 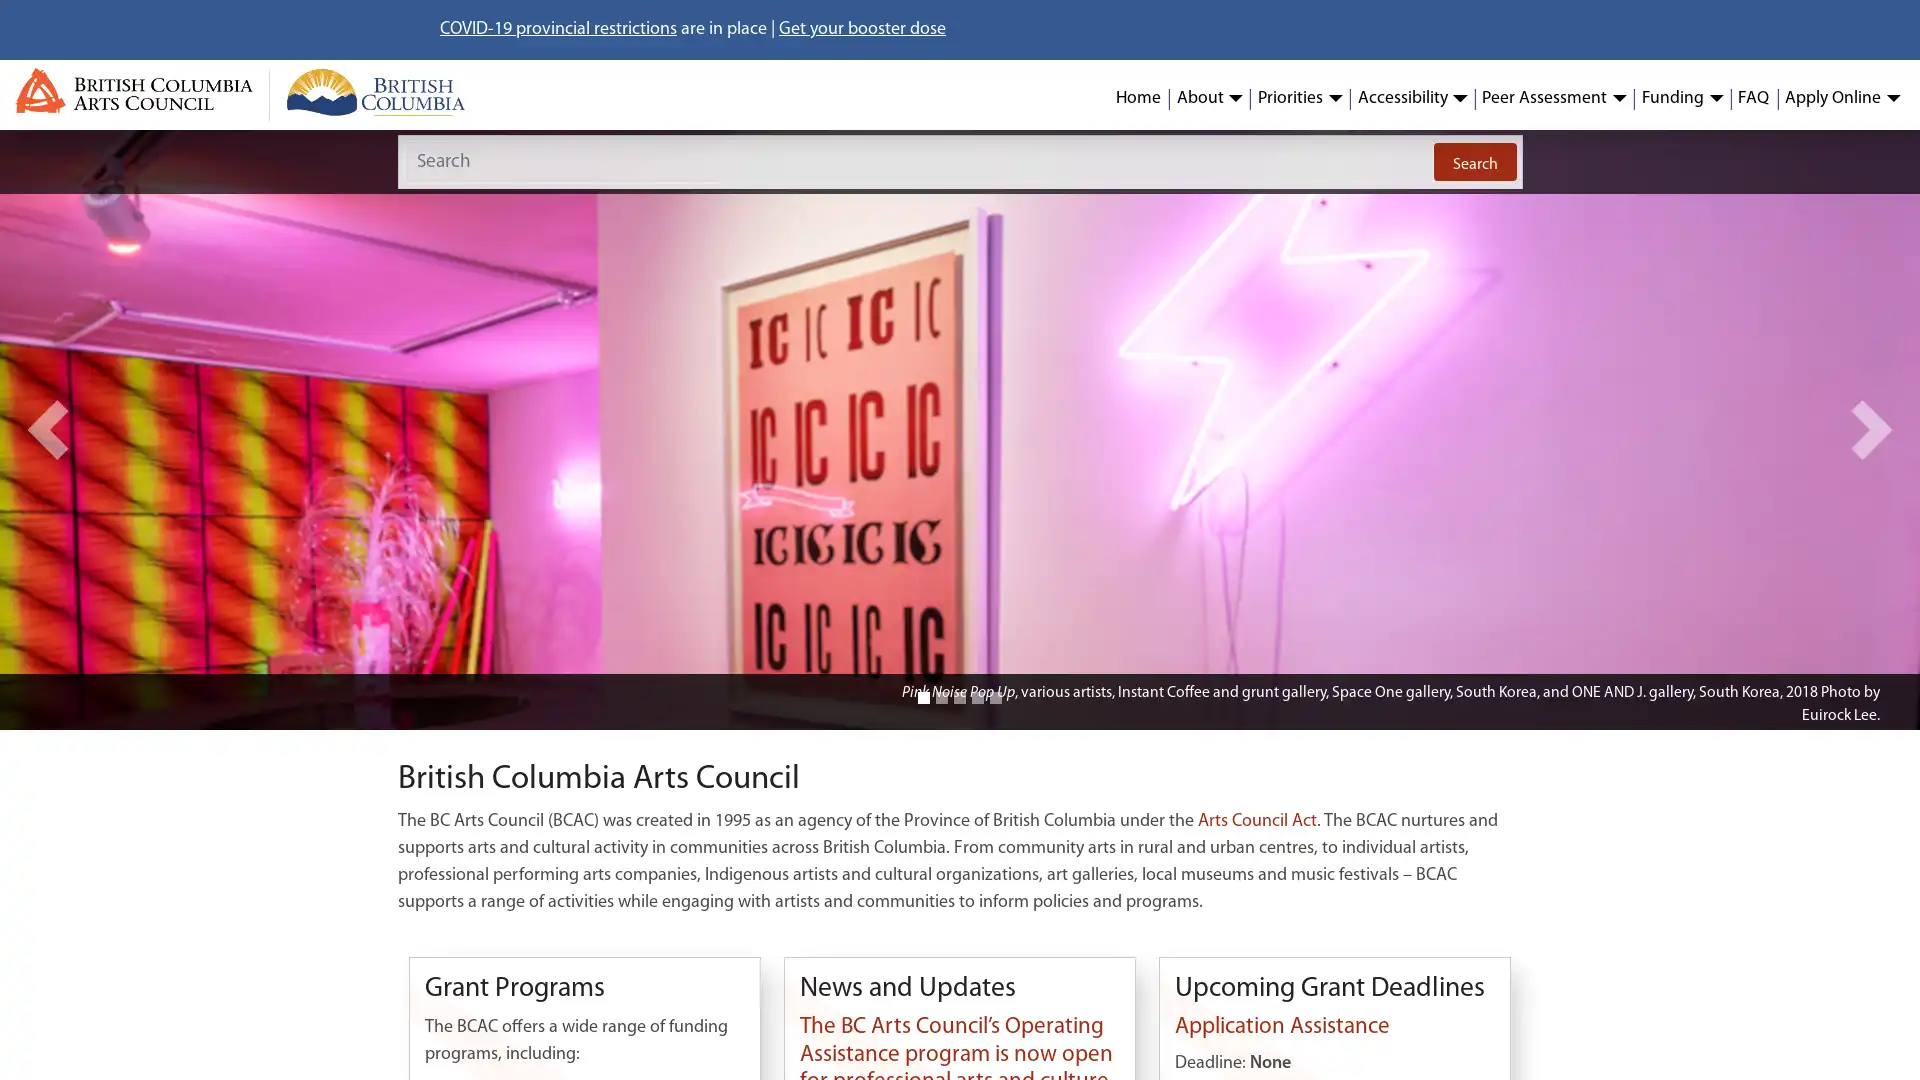 What do you see at coordinates (1474, 161) in the screenshot?
I see `Search` at bounding box center [1474, 161].